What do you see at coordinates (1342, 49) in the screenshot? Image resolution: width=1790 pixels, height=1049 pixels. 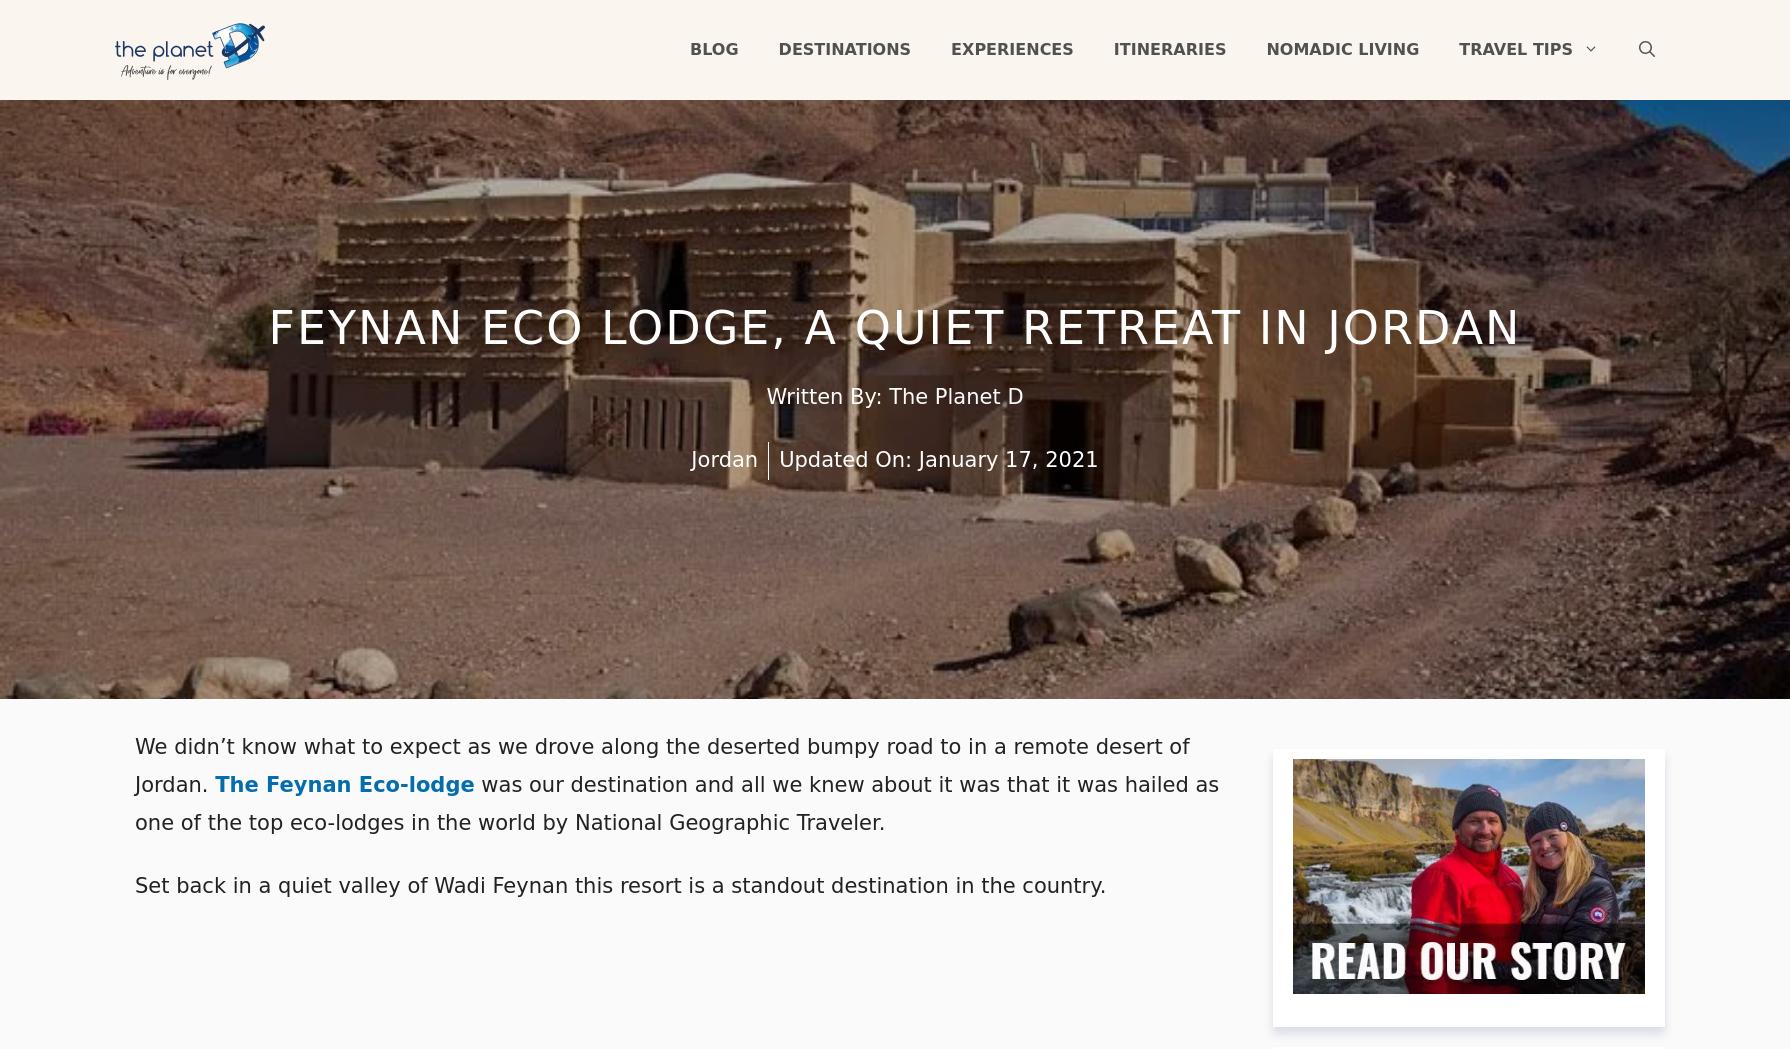 I see `'Nomadic Living'` at bounding box center [1342, 49].